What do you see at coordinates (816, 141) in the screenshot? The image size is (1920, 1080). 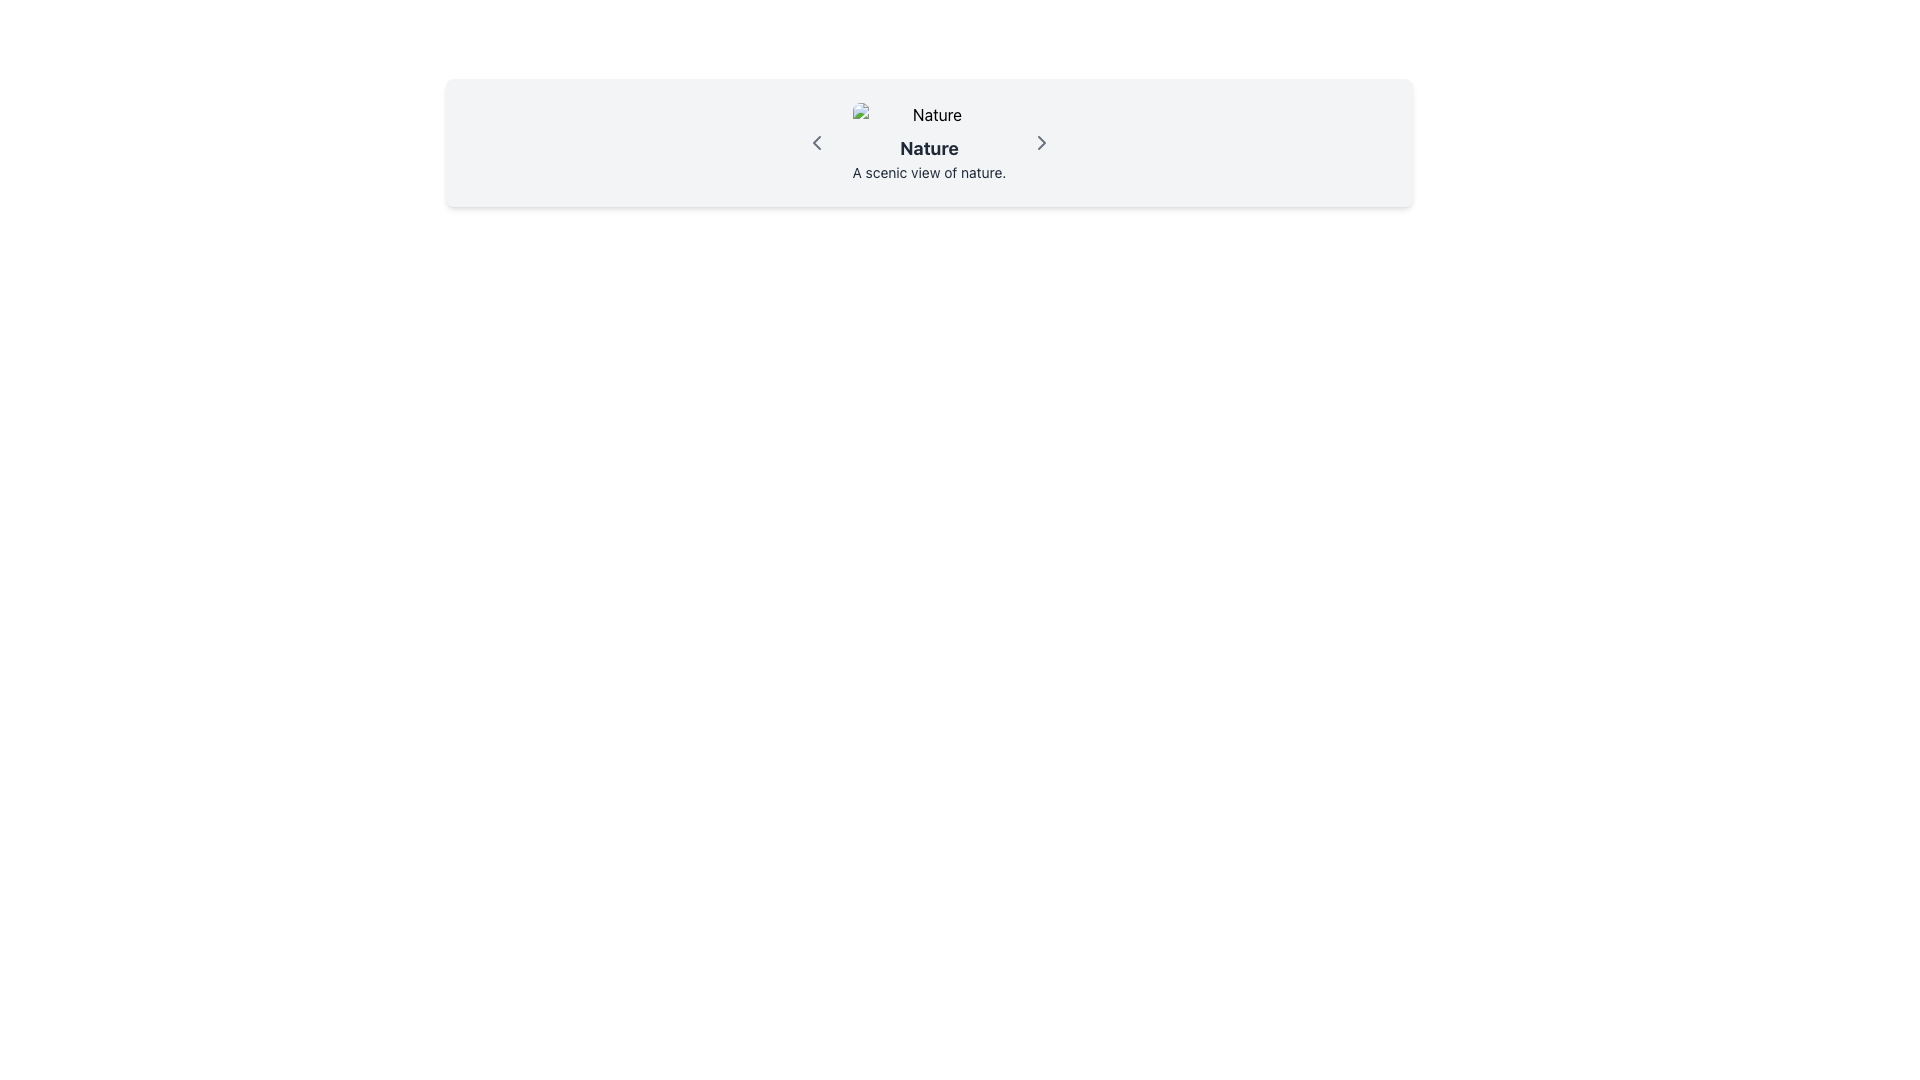 I see `the left chevron icon in the 'Nature' section` at bounding box center [816, 141].